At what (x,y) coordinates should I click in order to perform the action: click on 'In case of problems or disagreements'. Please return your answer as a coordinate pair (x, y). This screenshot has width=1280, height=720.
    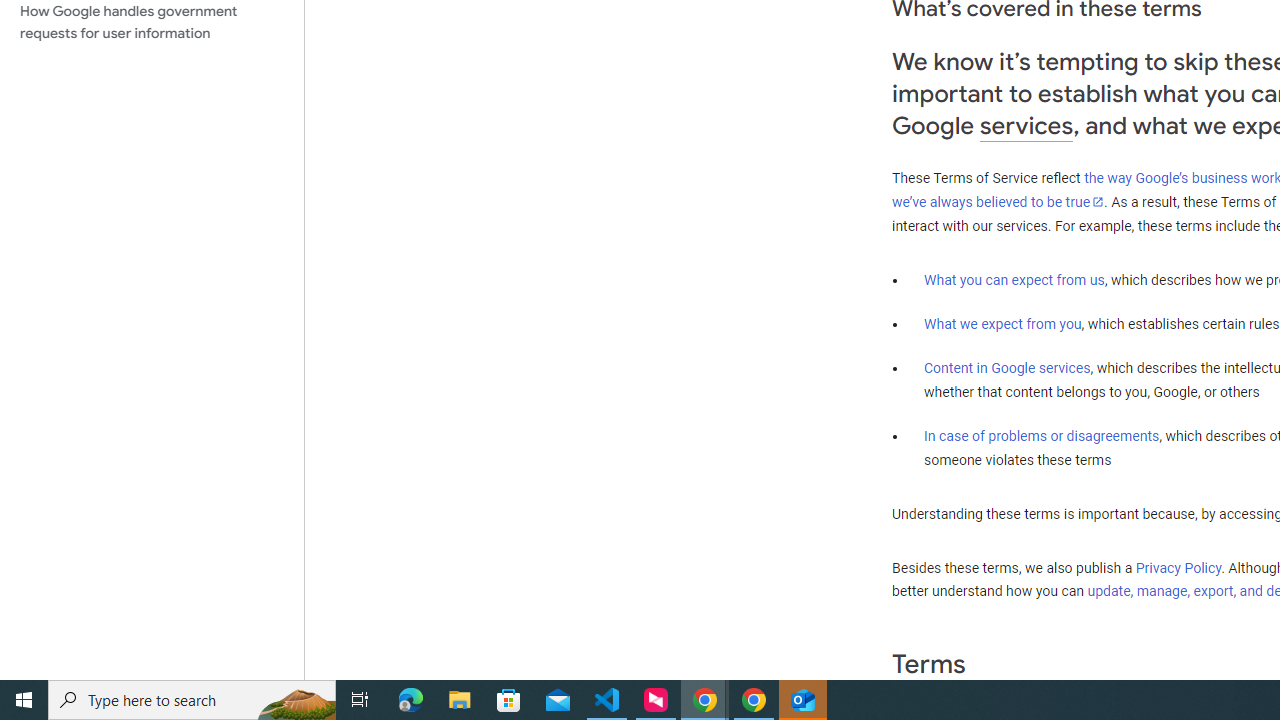
    Looking at the image, I should click on (1040, 434).